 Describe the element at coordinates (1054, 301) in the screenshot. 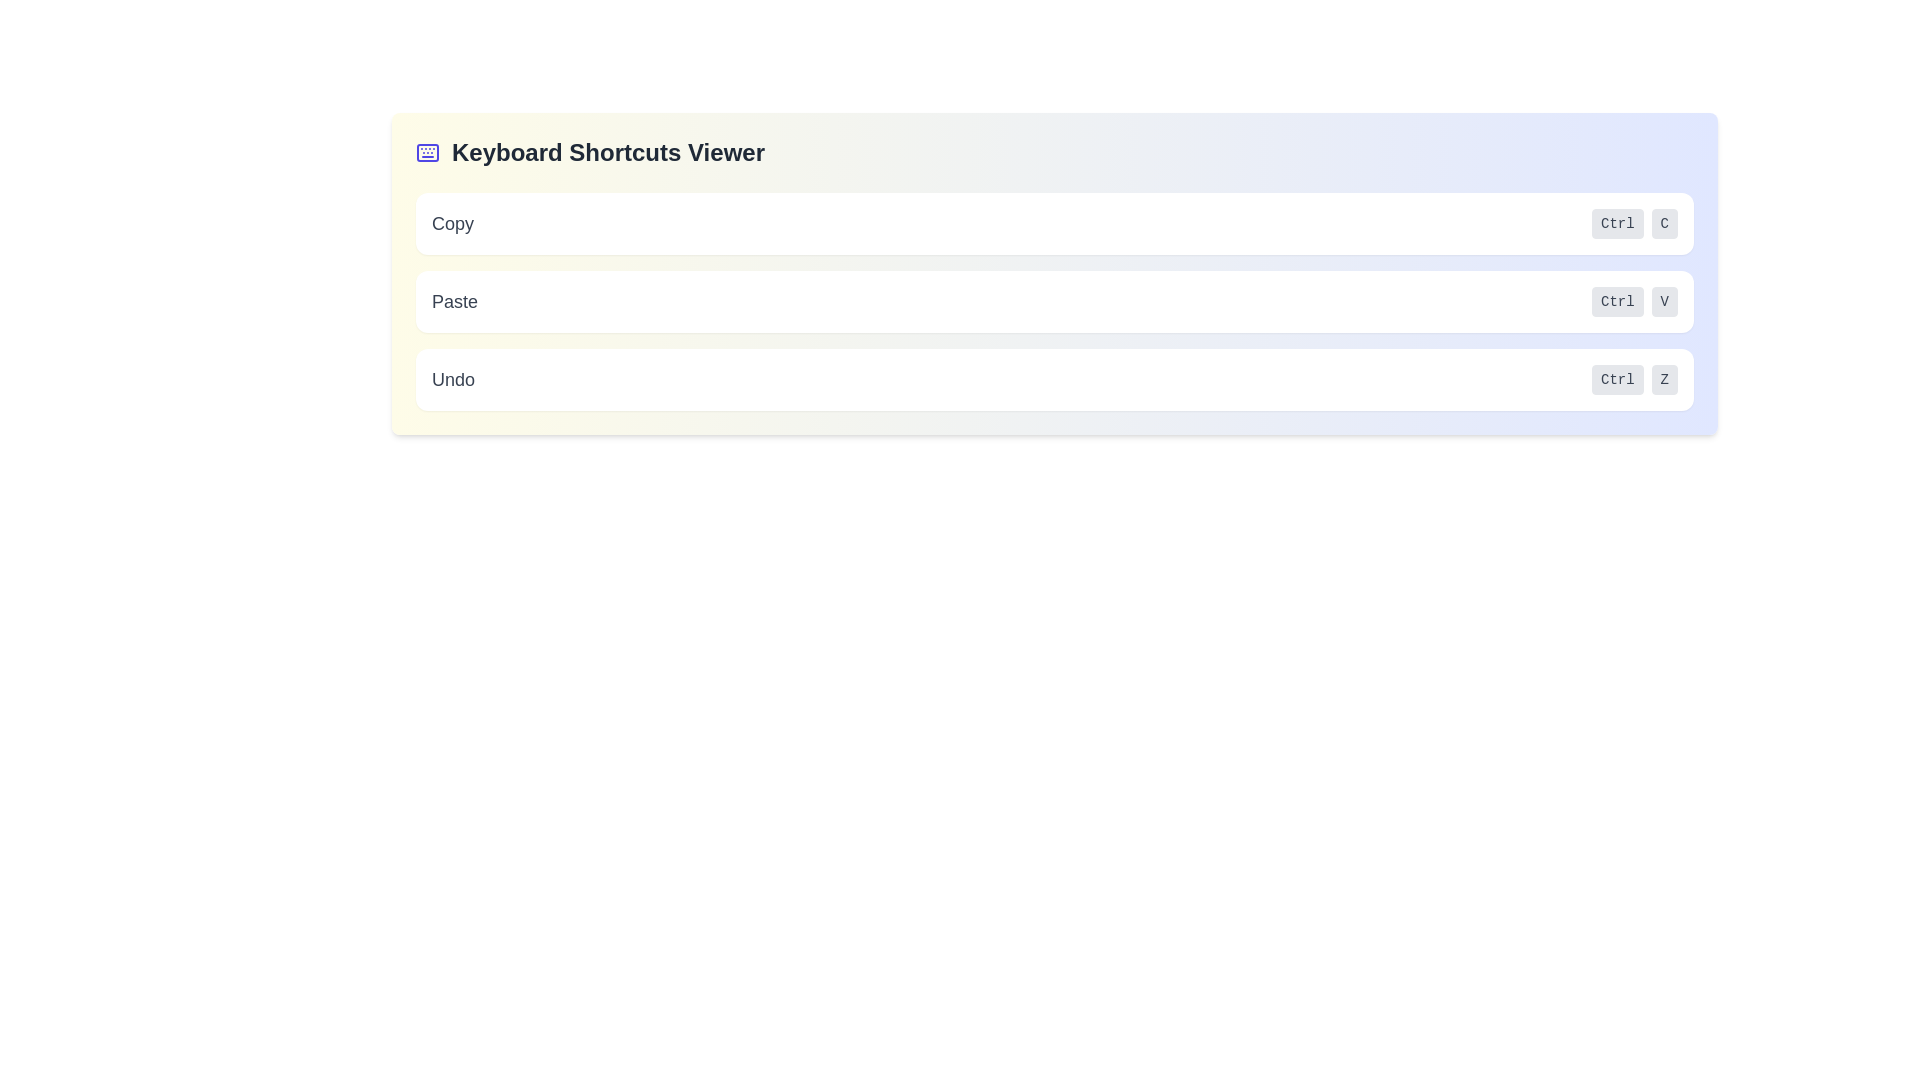

I see `the informational block labeled 'Paste' that contains shortcut buttons 'Ctrl' and 'V', positioned between 'Copy' and 'Undo'` at that location.